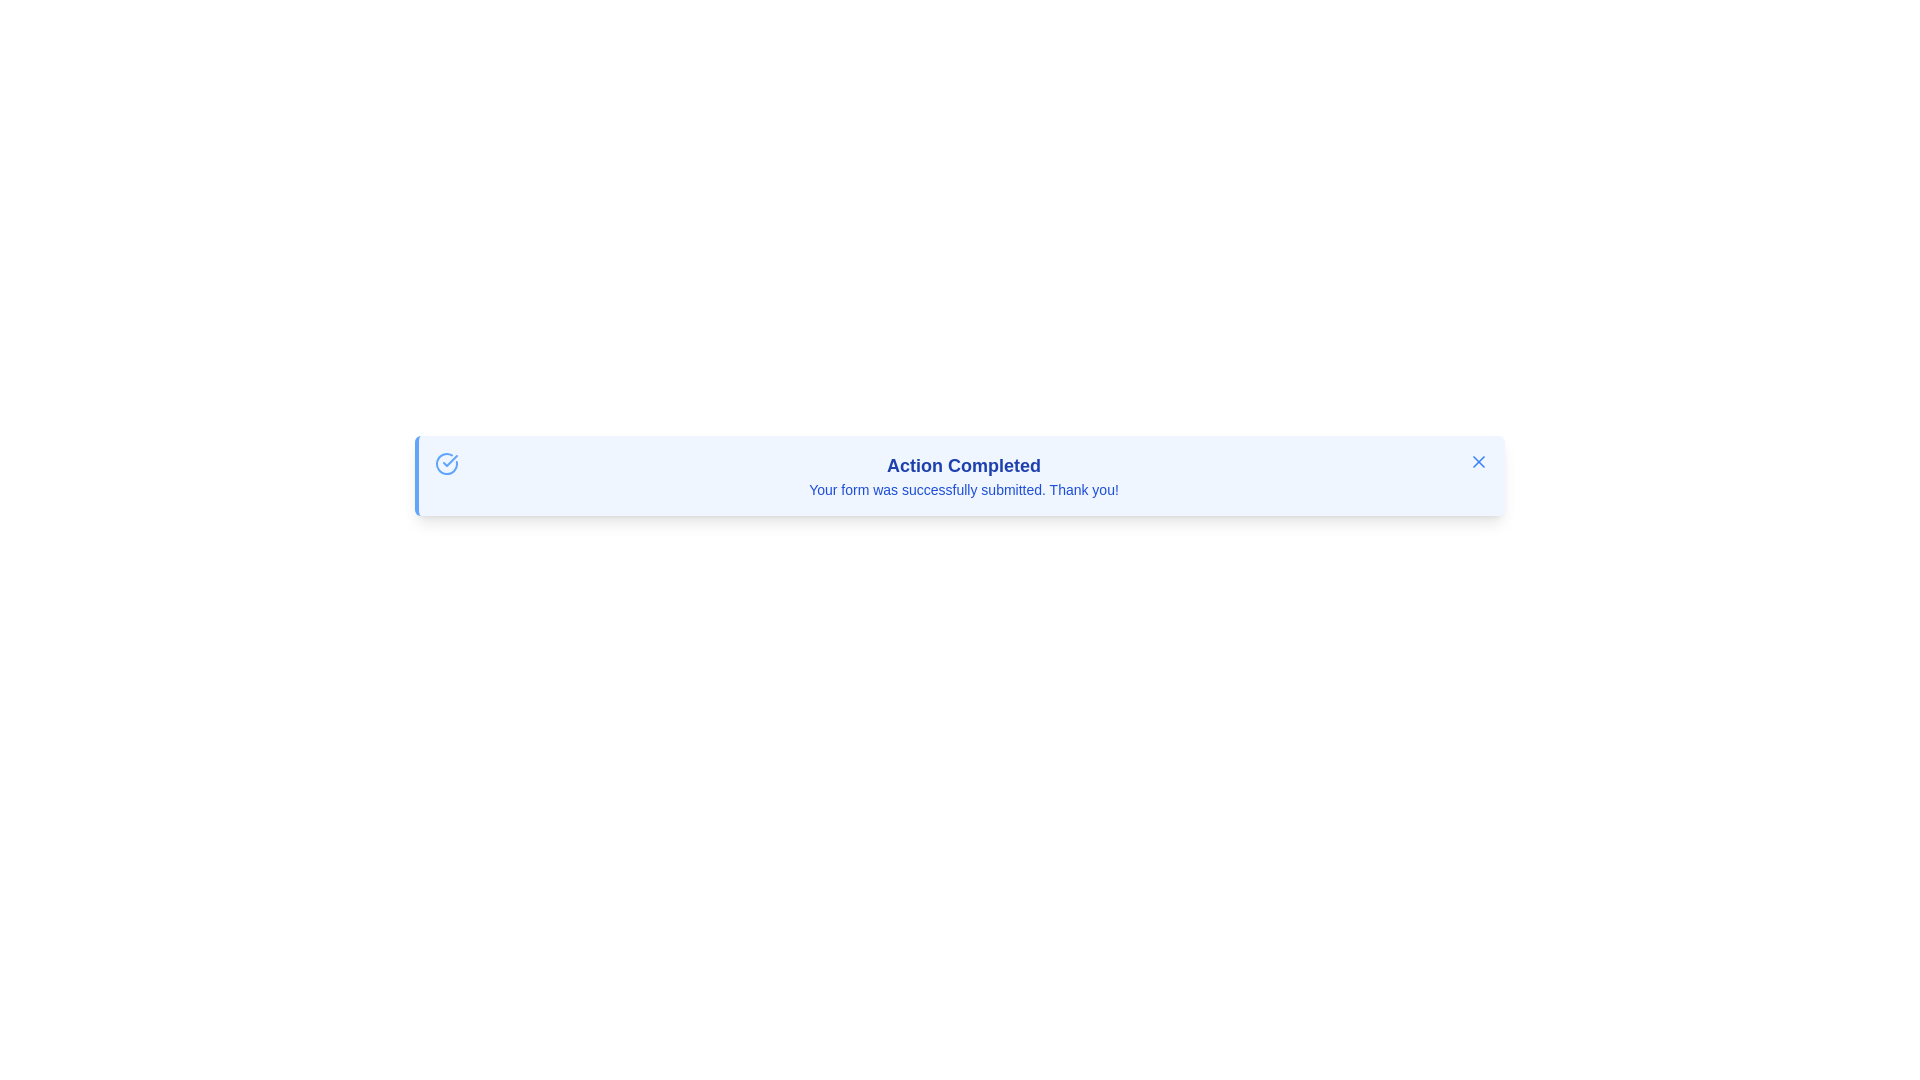 This screenshot has width=1920, height=1080. What do you see at coordinates (964, 489) in the screenshot?
I see `confirmation message text label displaying 'Your form was successfully submitted. Thank you!' located below the heading 'Action Completed'` at bounding box center [964, 489].